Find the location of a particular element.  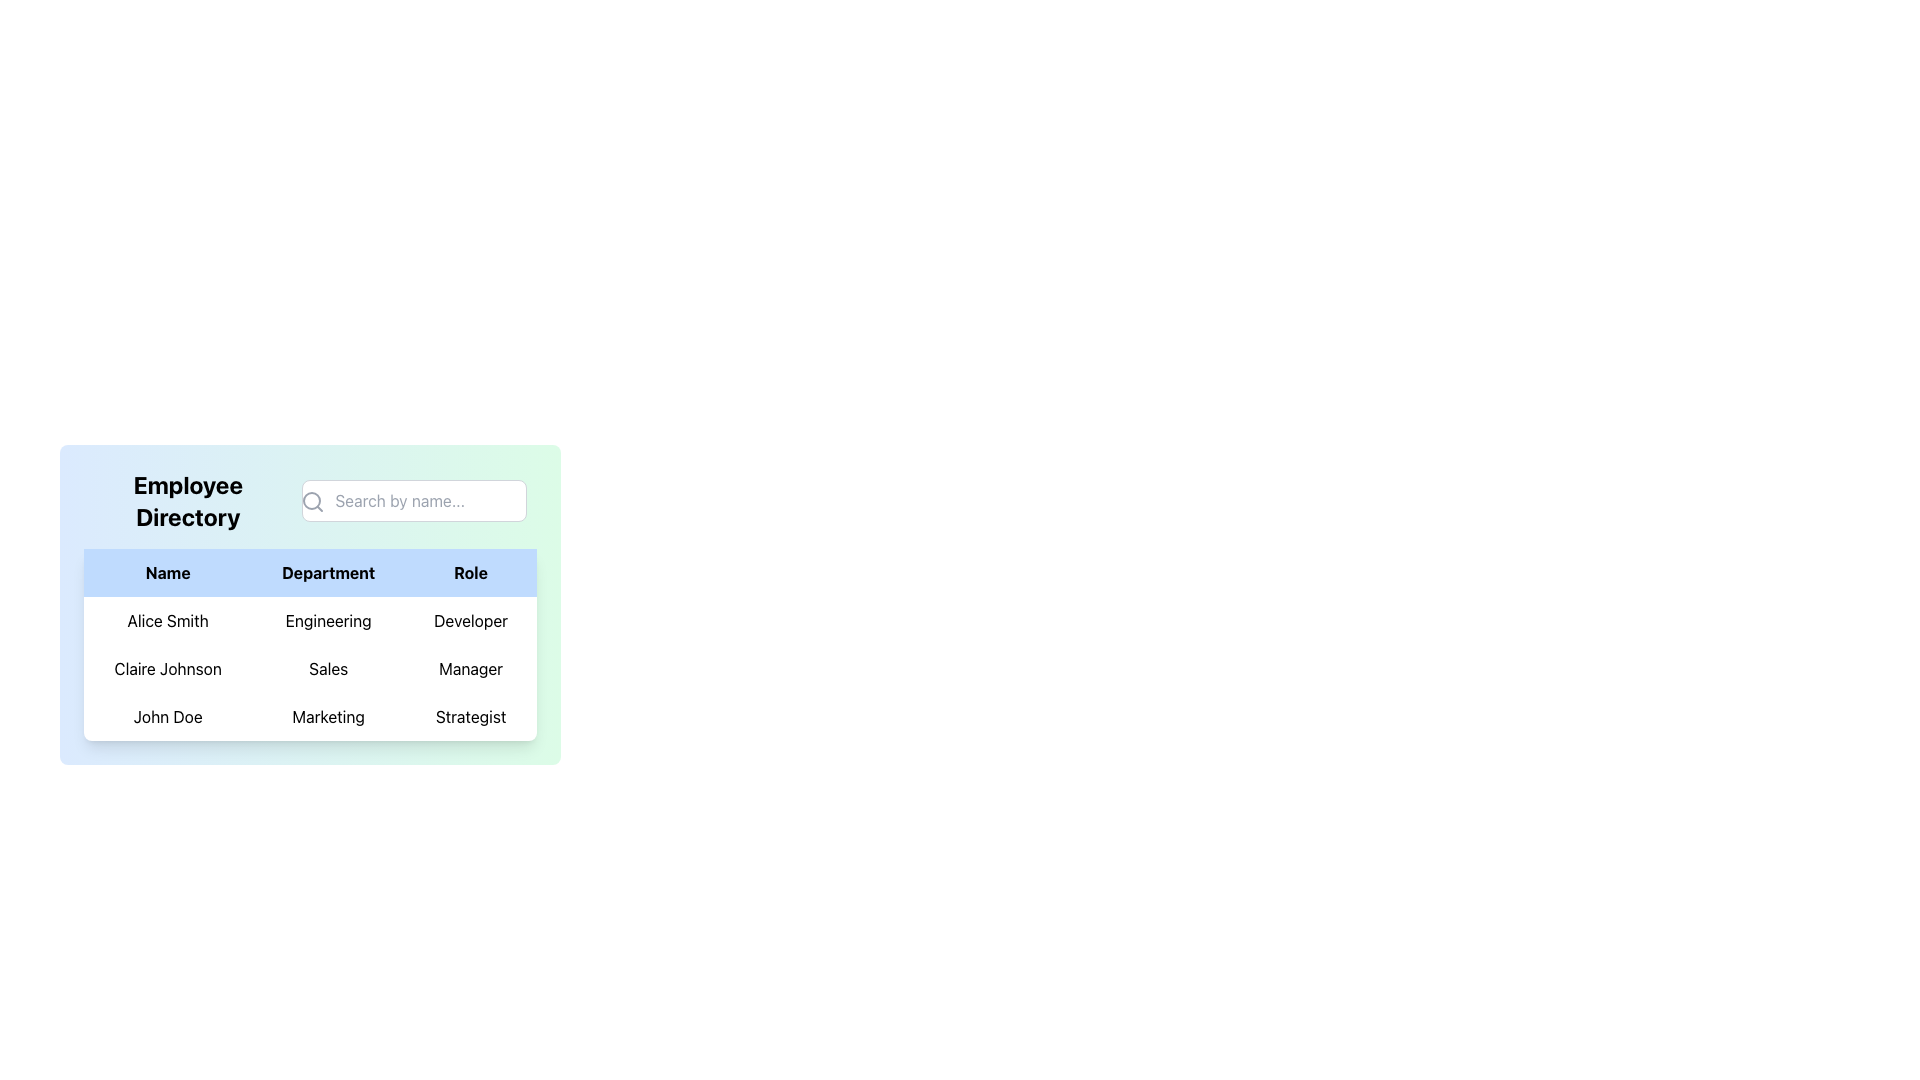

the second row of the table containing 'Claire Johnson', 'Sales', and 'Manager' is located at coordinates (309, 668).